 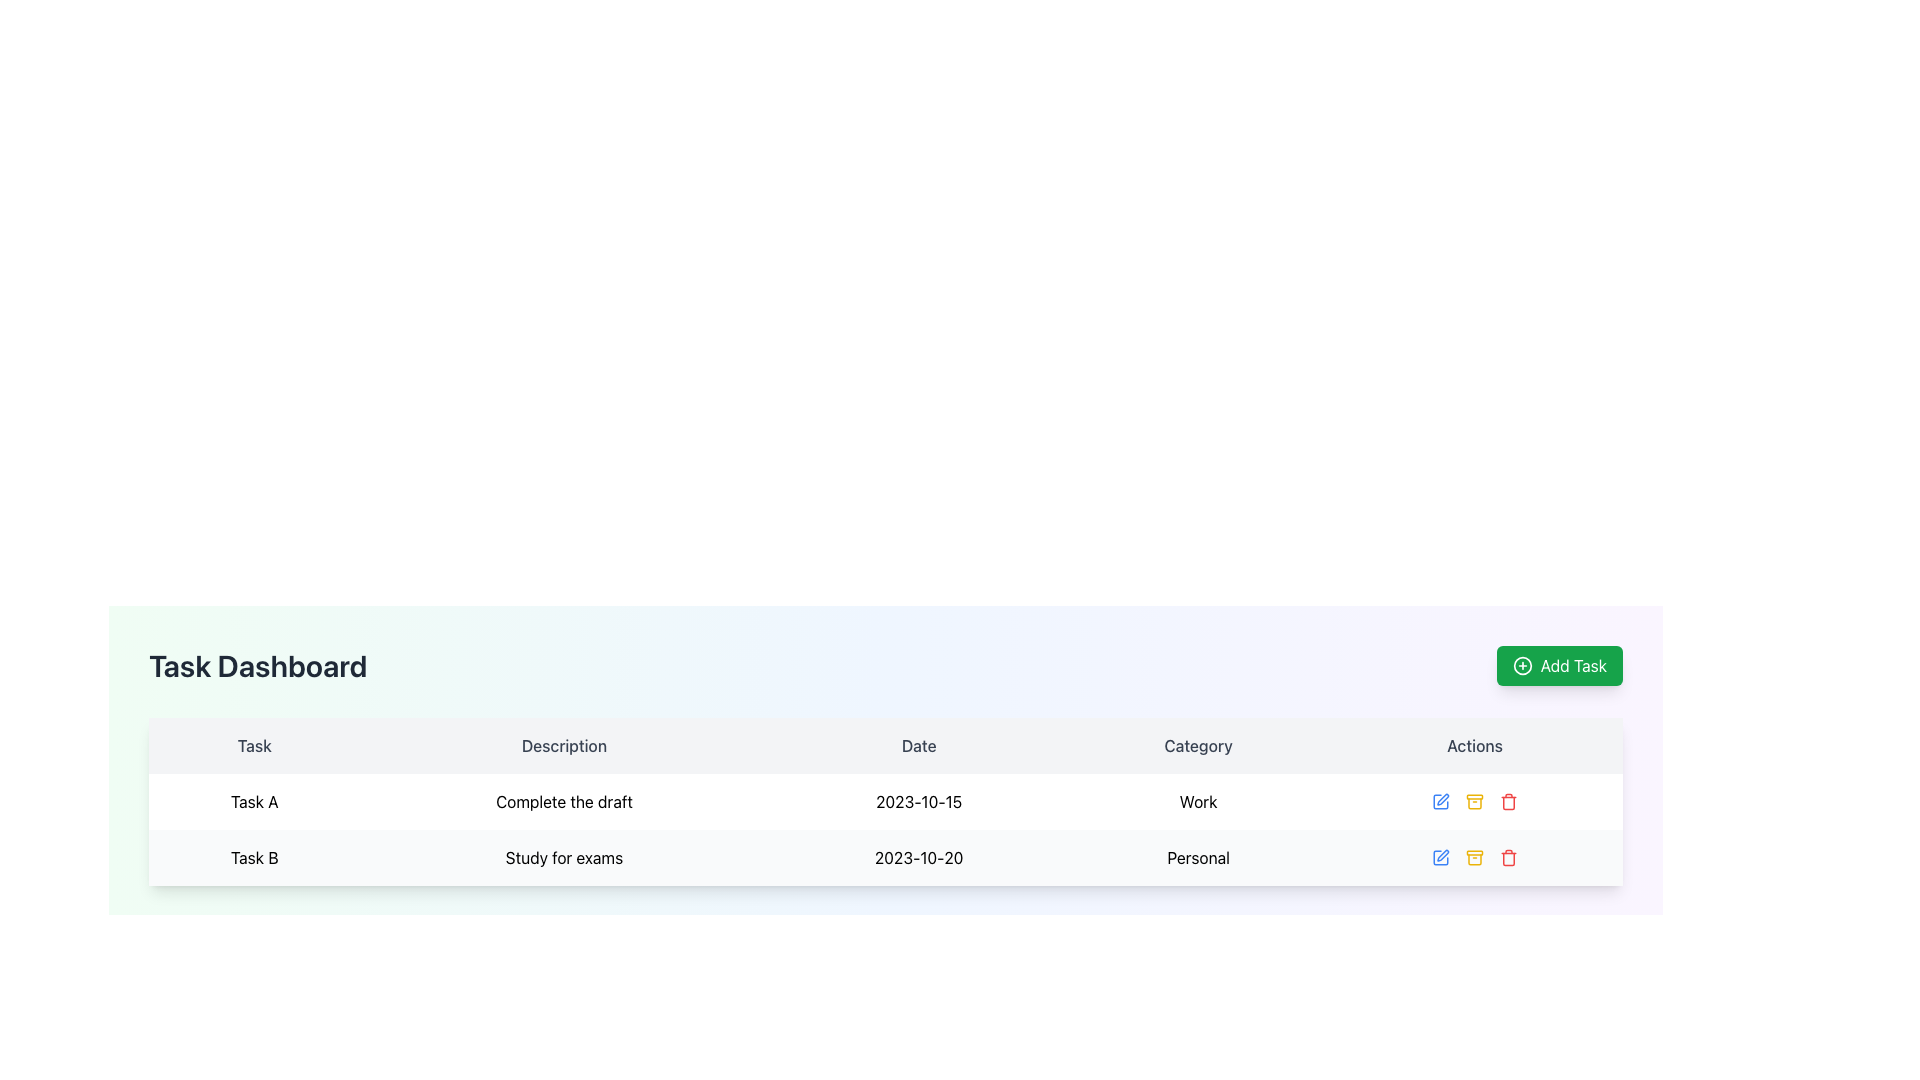 I want to click on the Label displaying the date '2023-10-20' in the Date column of the task table, so click(x=918, y=856).